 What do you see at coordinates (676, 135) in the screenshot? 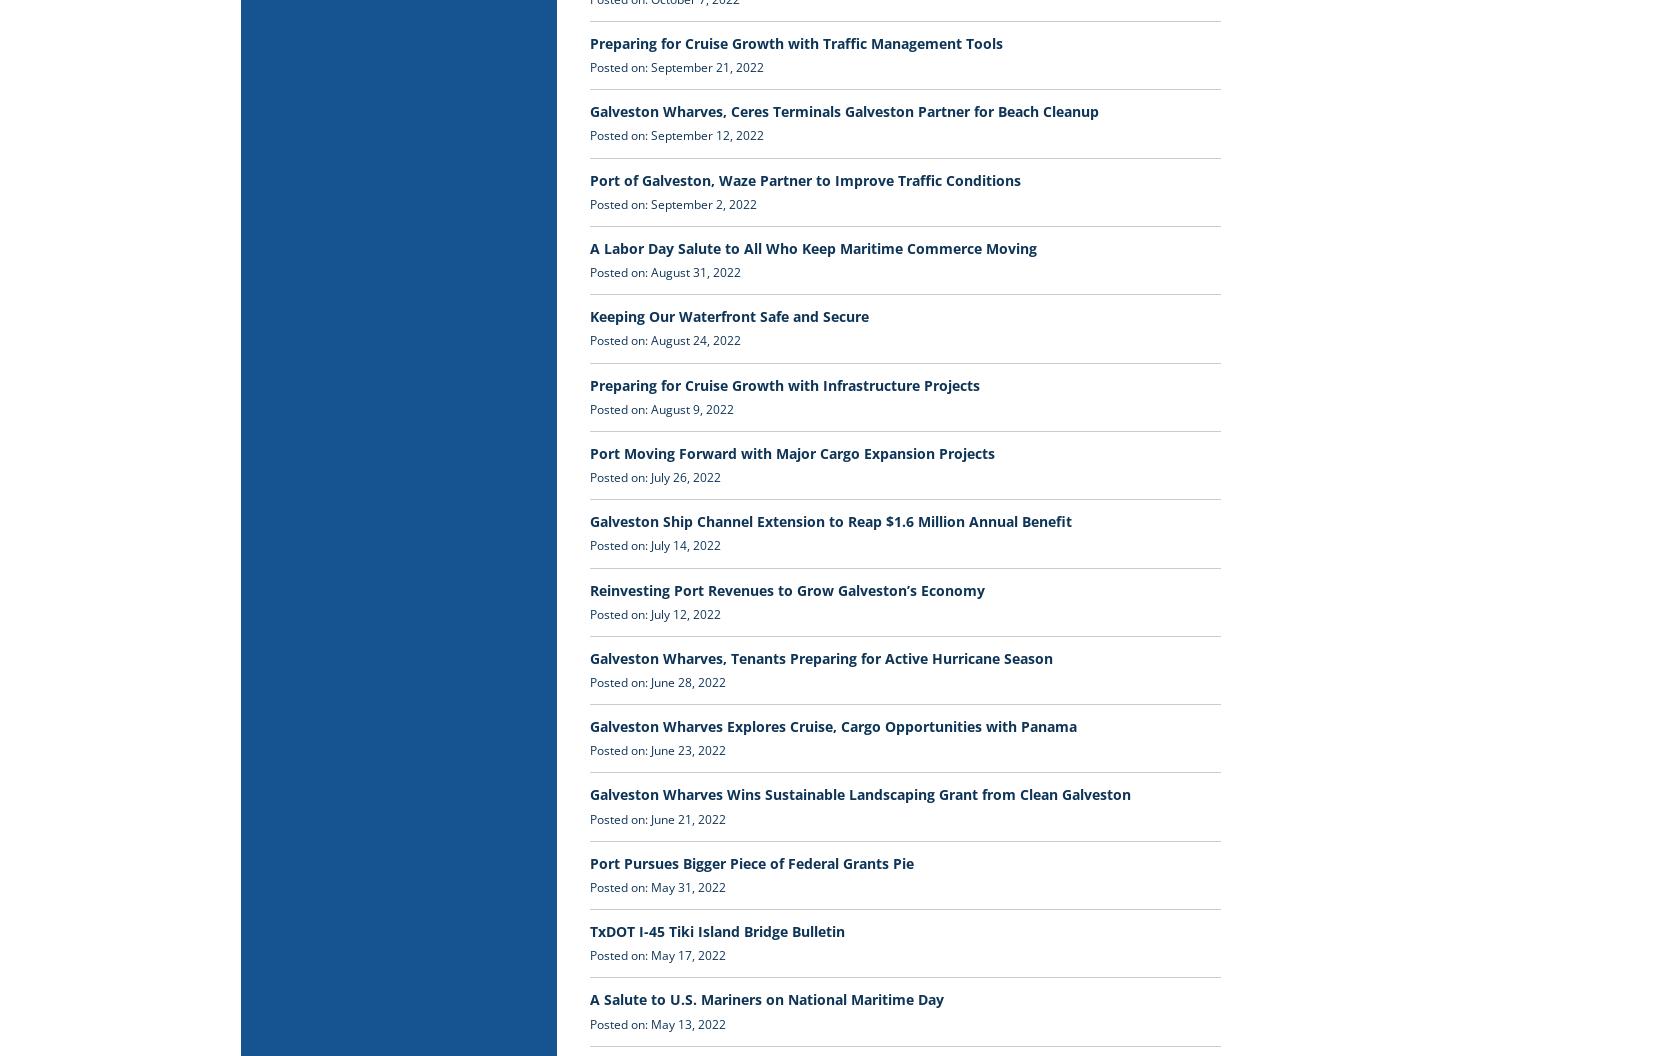
I see `'Posted on: September 12, 2022'` at bounding box center [676, 135].